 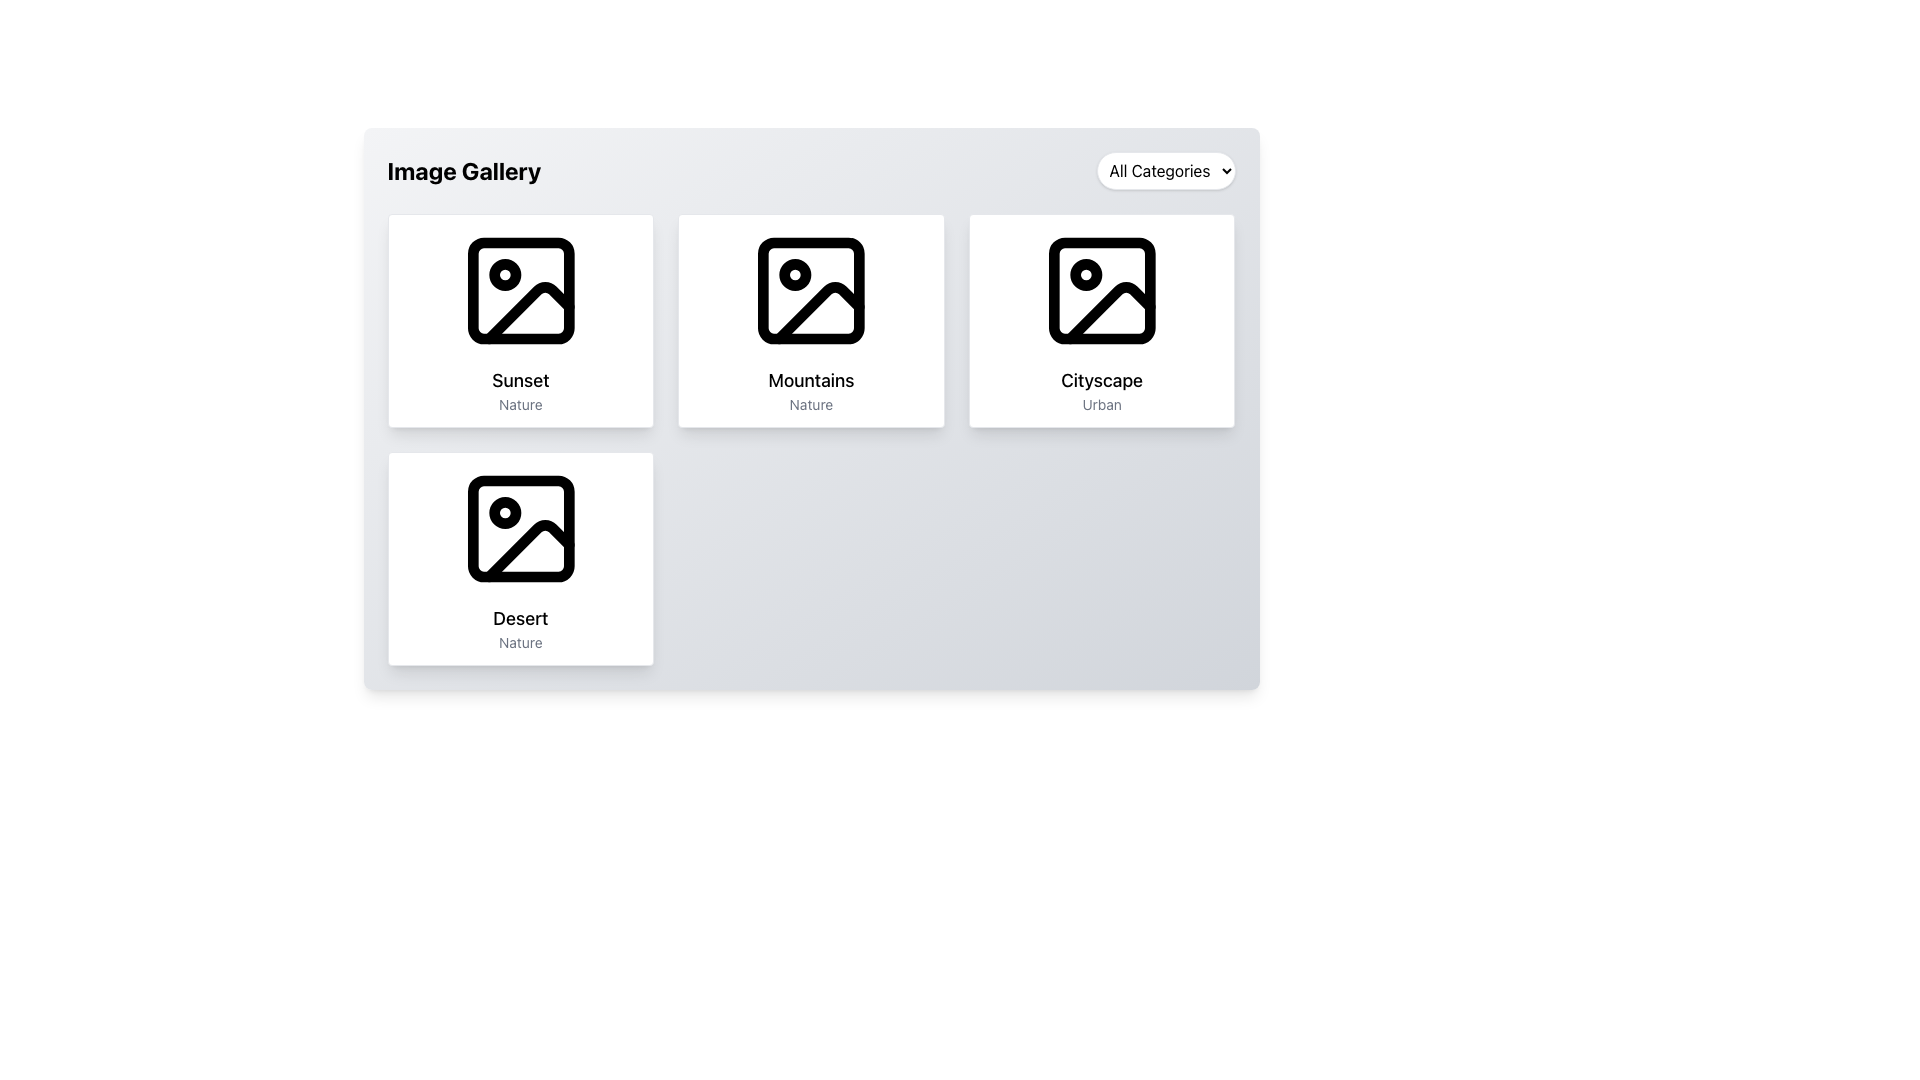 What do you see at coordinates (504, 512) in the screenshot?
I see `the decorative circle indicator located in the bottom-left image box labeled 'Desert' within the gallery layout` at bounding box center [504, 512].